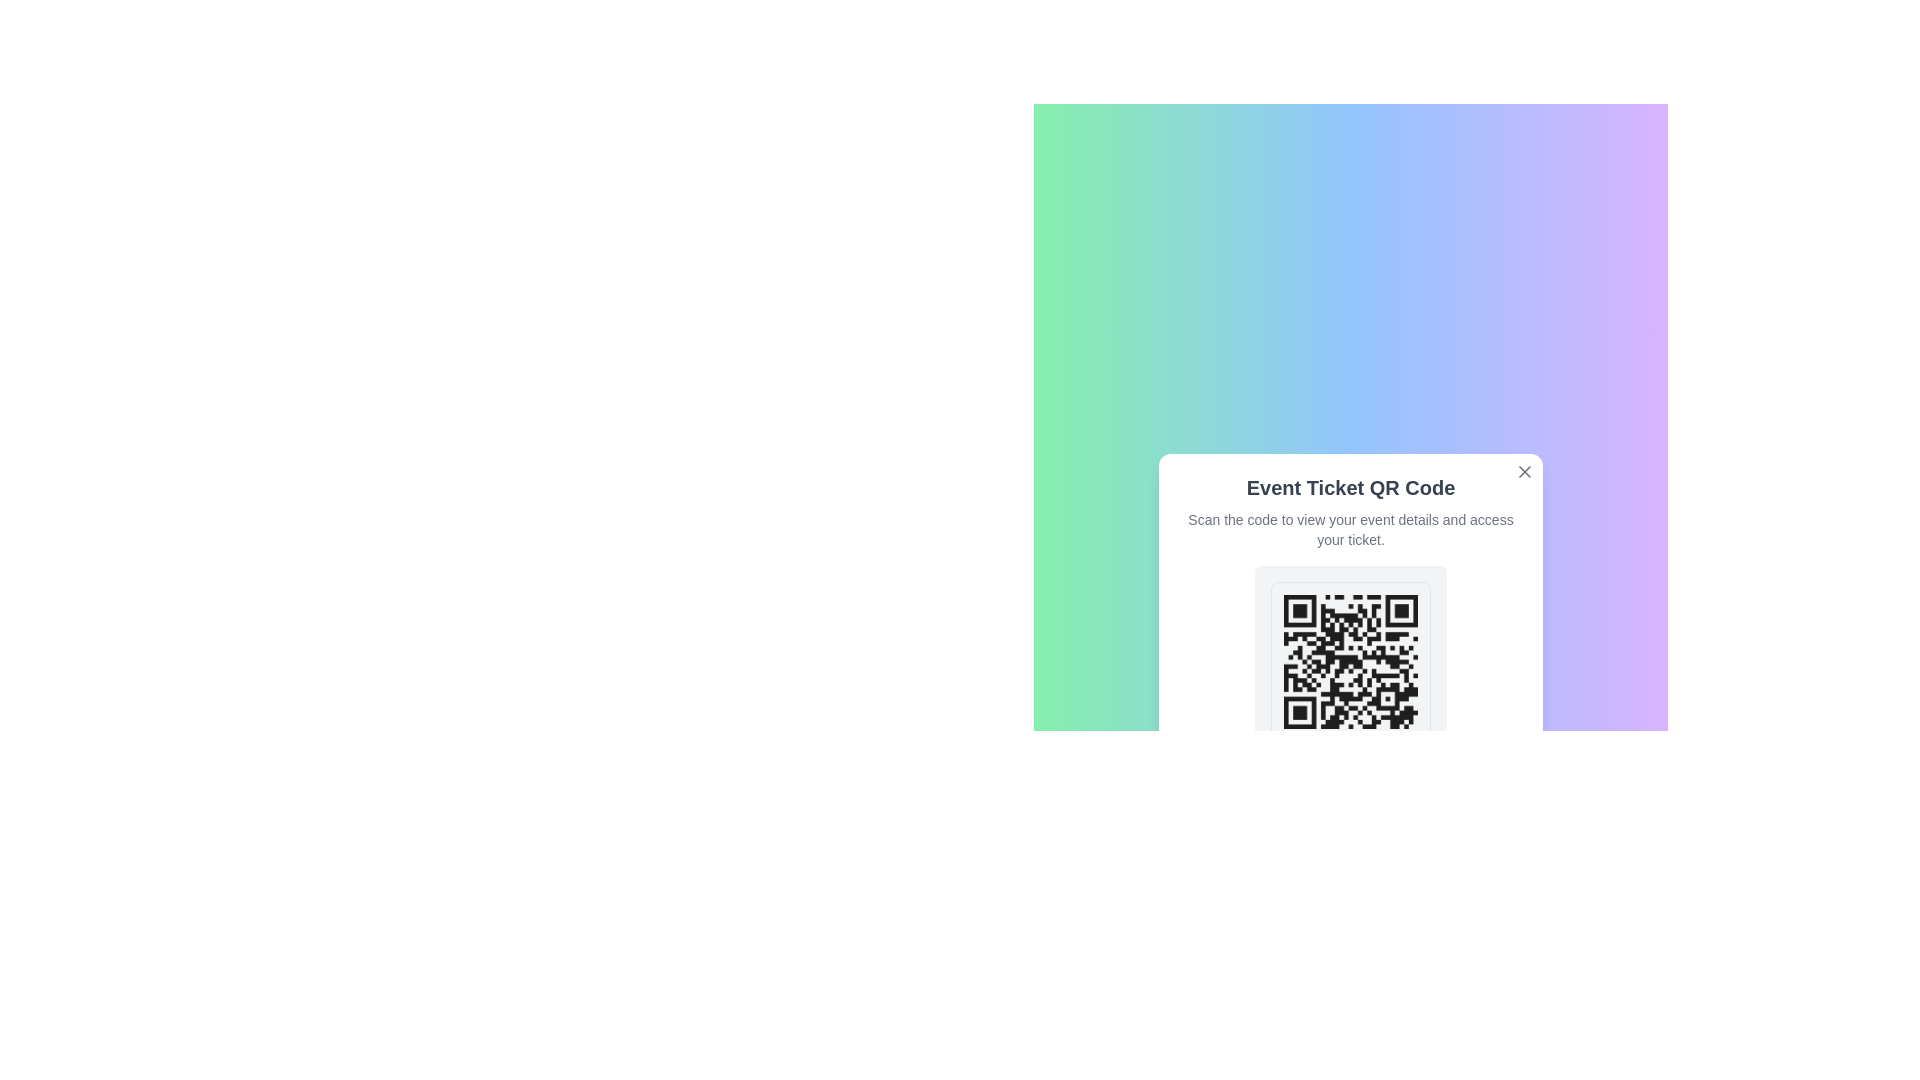 The height and width of the screenshot is (1080, 1920). What do you see at coordinates (1524, 471) in the screenshot?
I see `the close button located in the top-right corner of the modal window adjacent to the title 'Event Ticket QR Code' to change its color tone` at bounding box center [1524, 471].